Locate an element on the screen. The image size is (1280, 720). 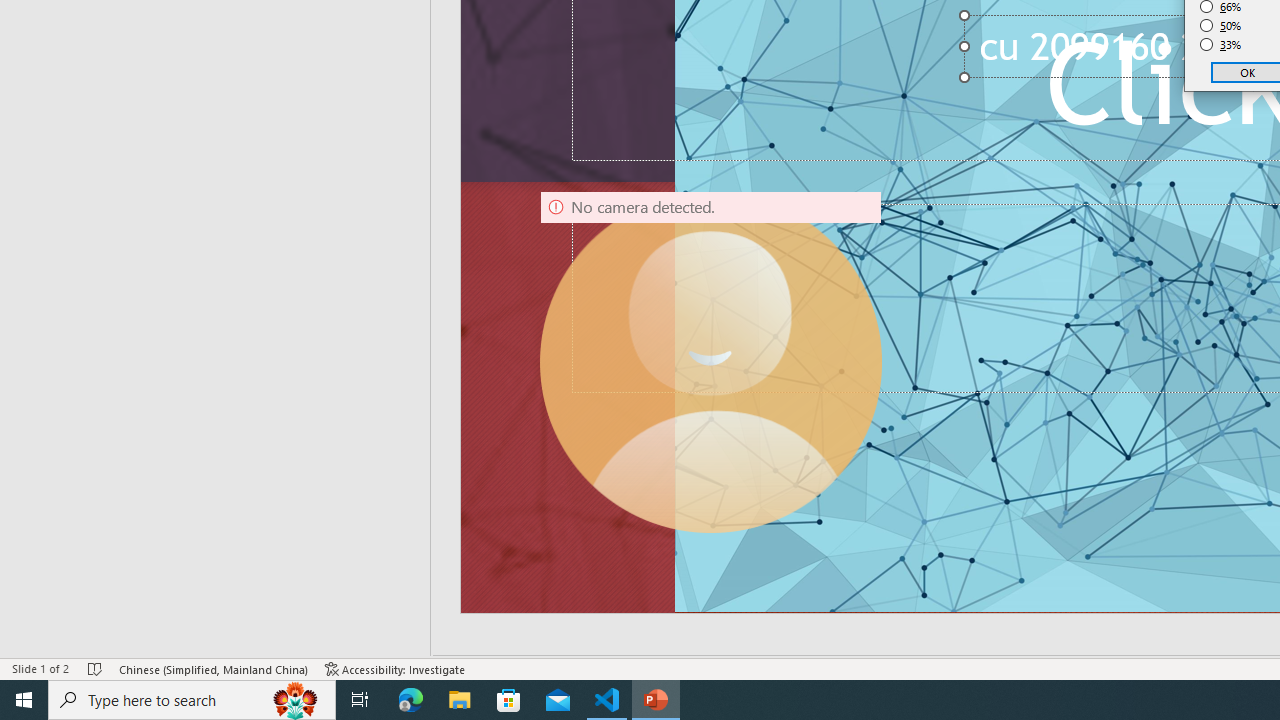
'Start' is located at coordinates (24, 698).